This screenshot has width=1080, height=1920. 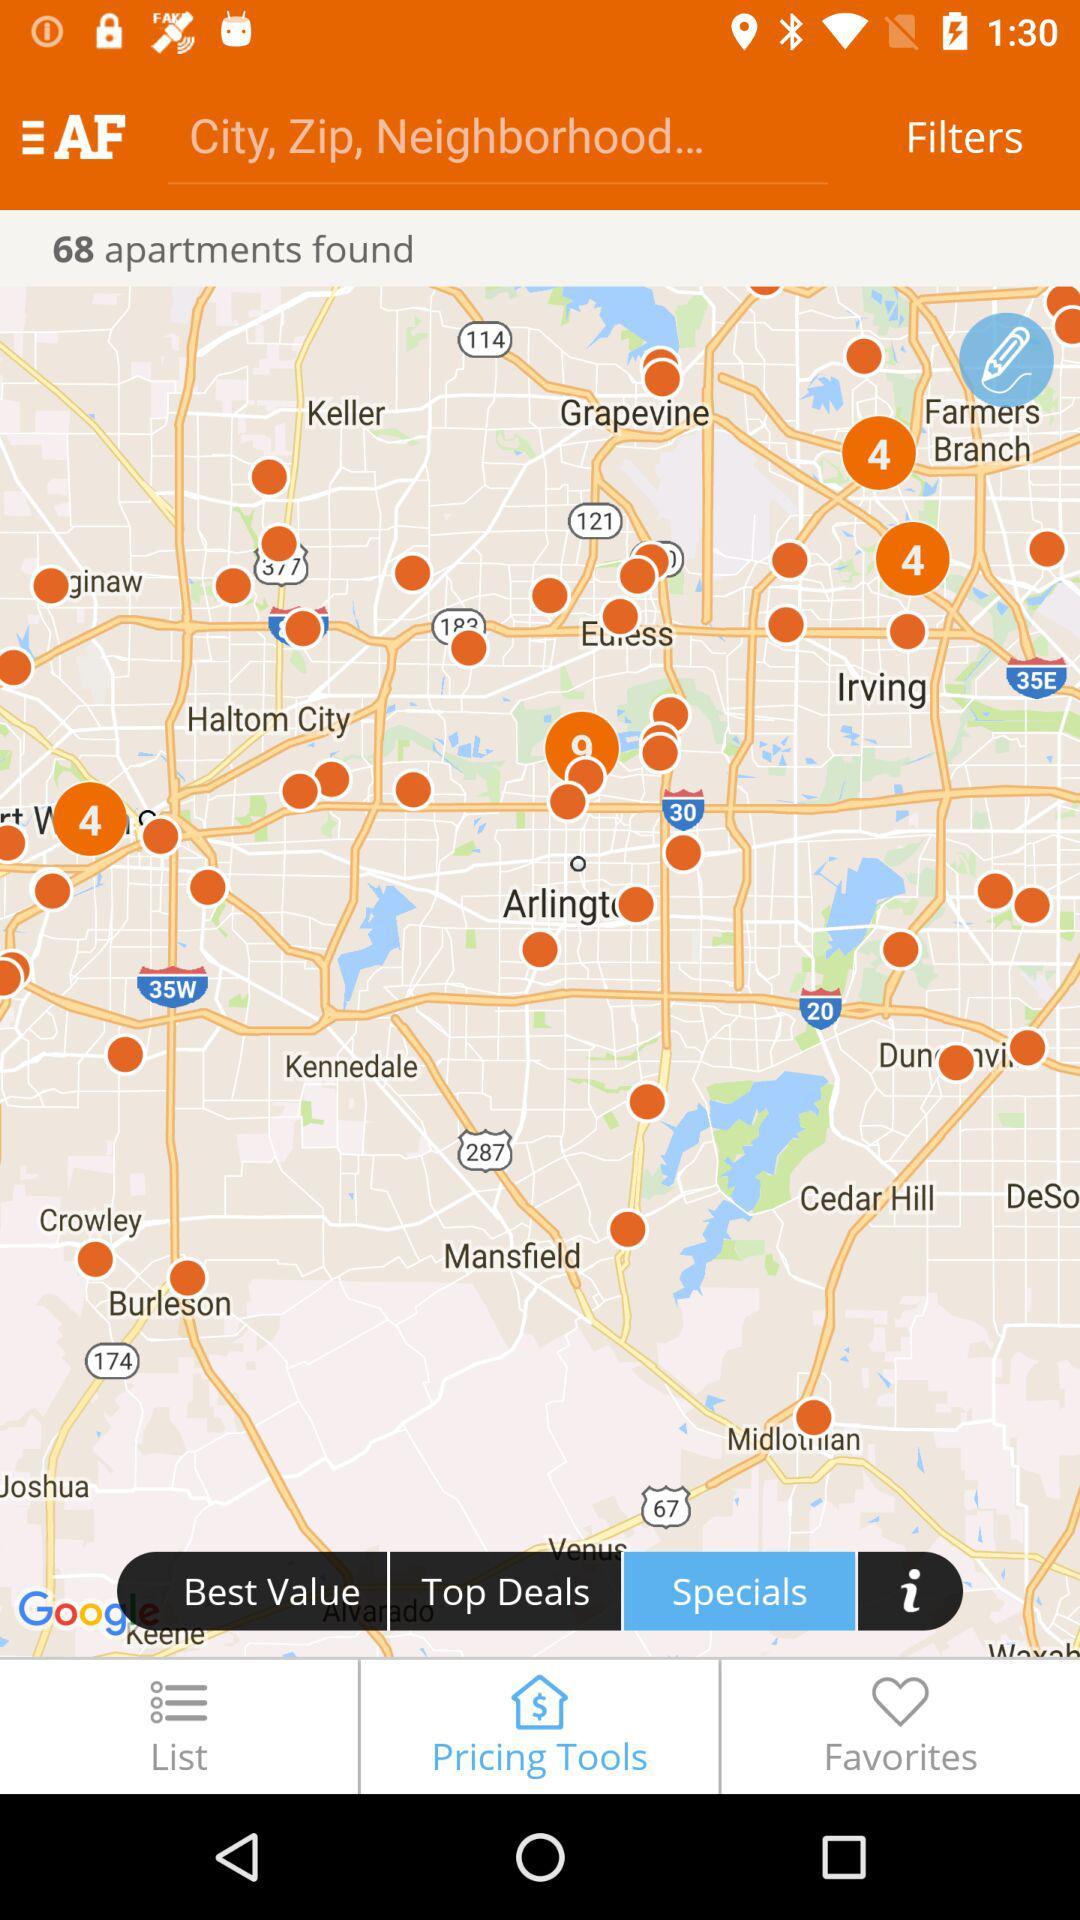 I want to click on farmer branch, so click(x=1006, y=360).